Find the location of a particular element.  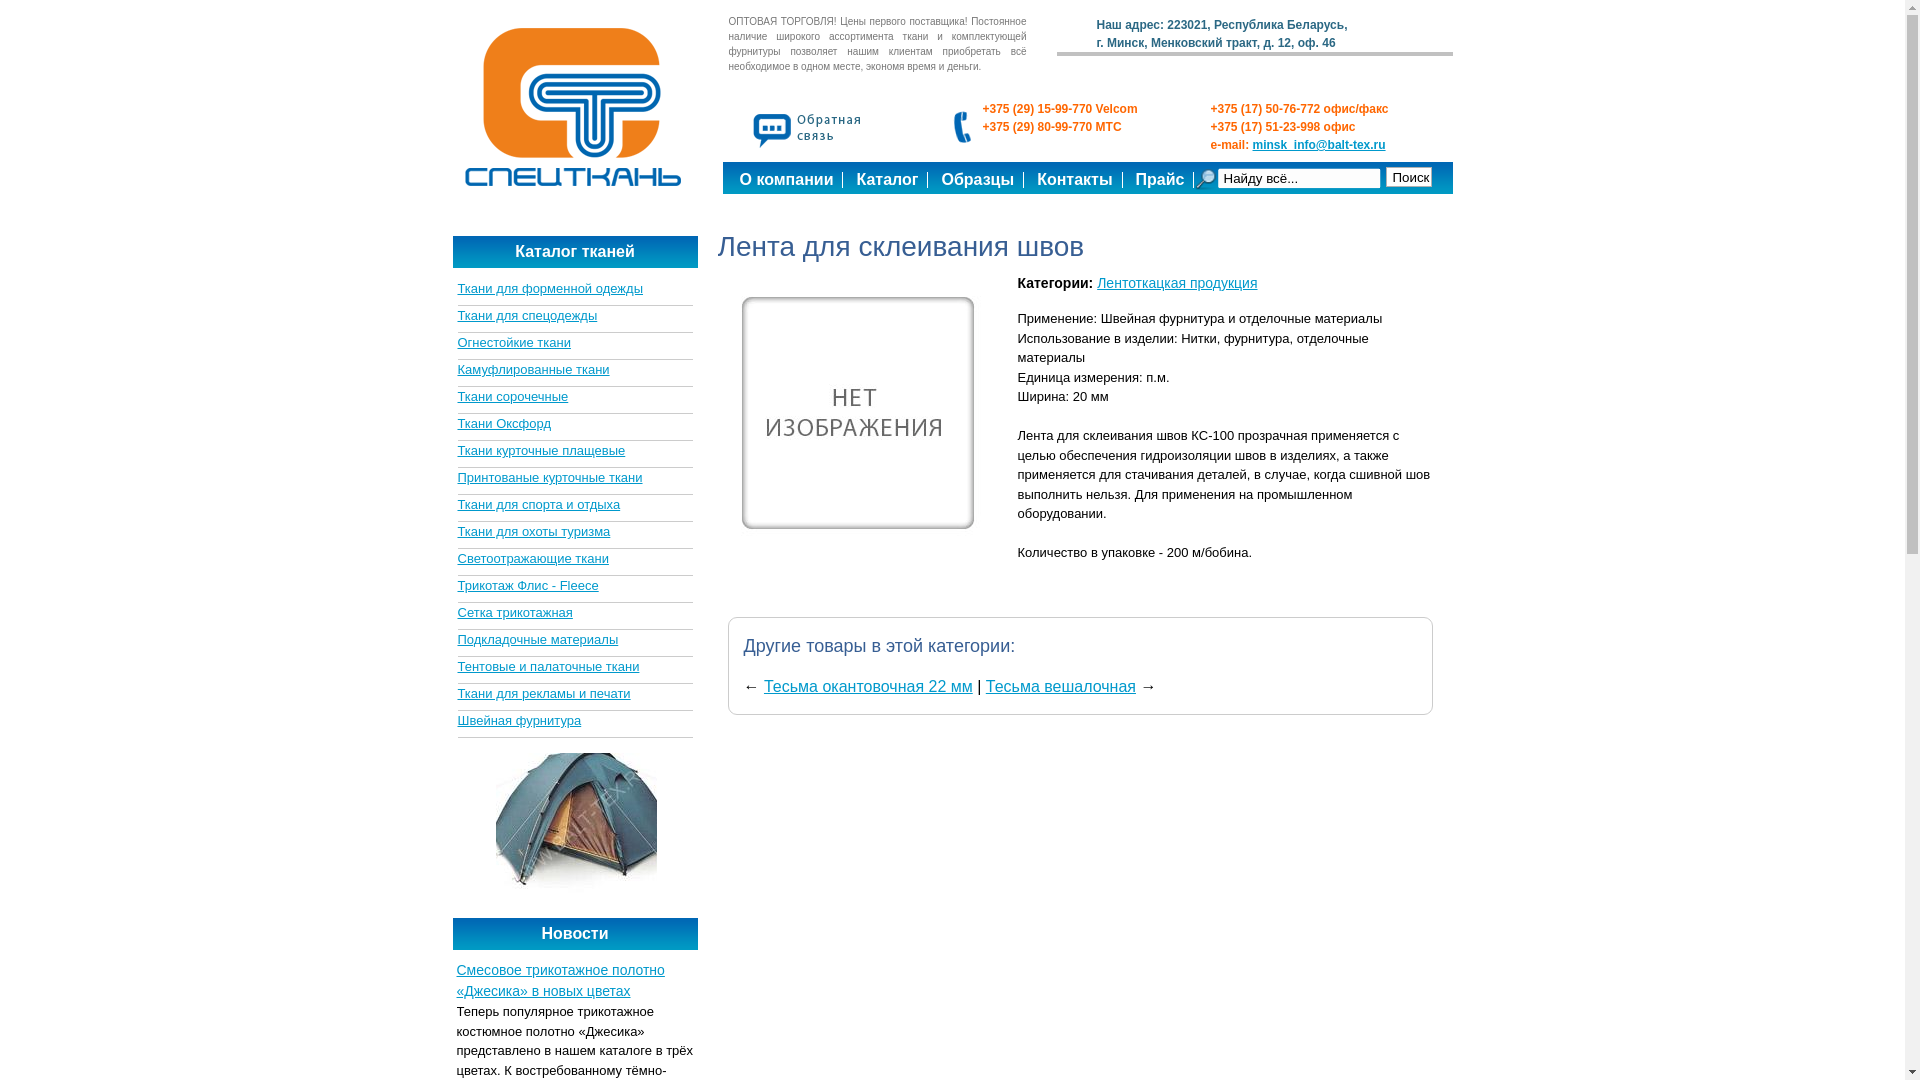

'minsk_info@balt-tex.ru' is located at coordinates (1319, 144).